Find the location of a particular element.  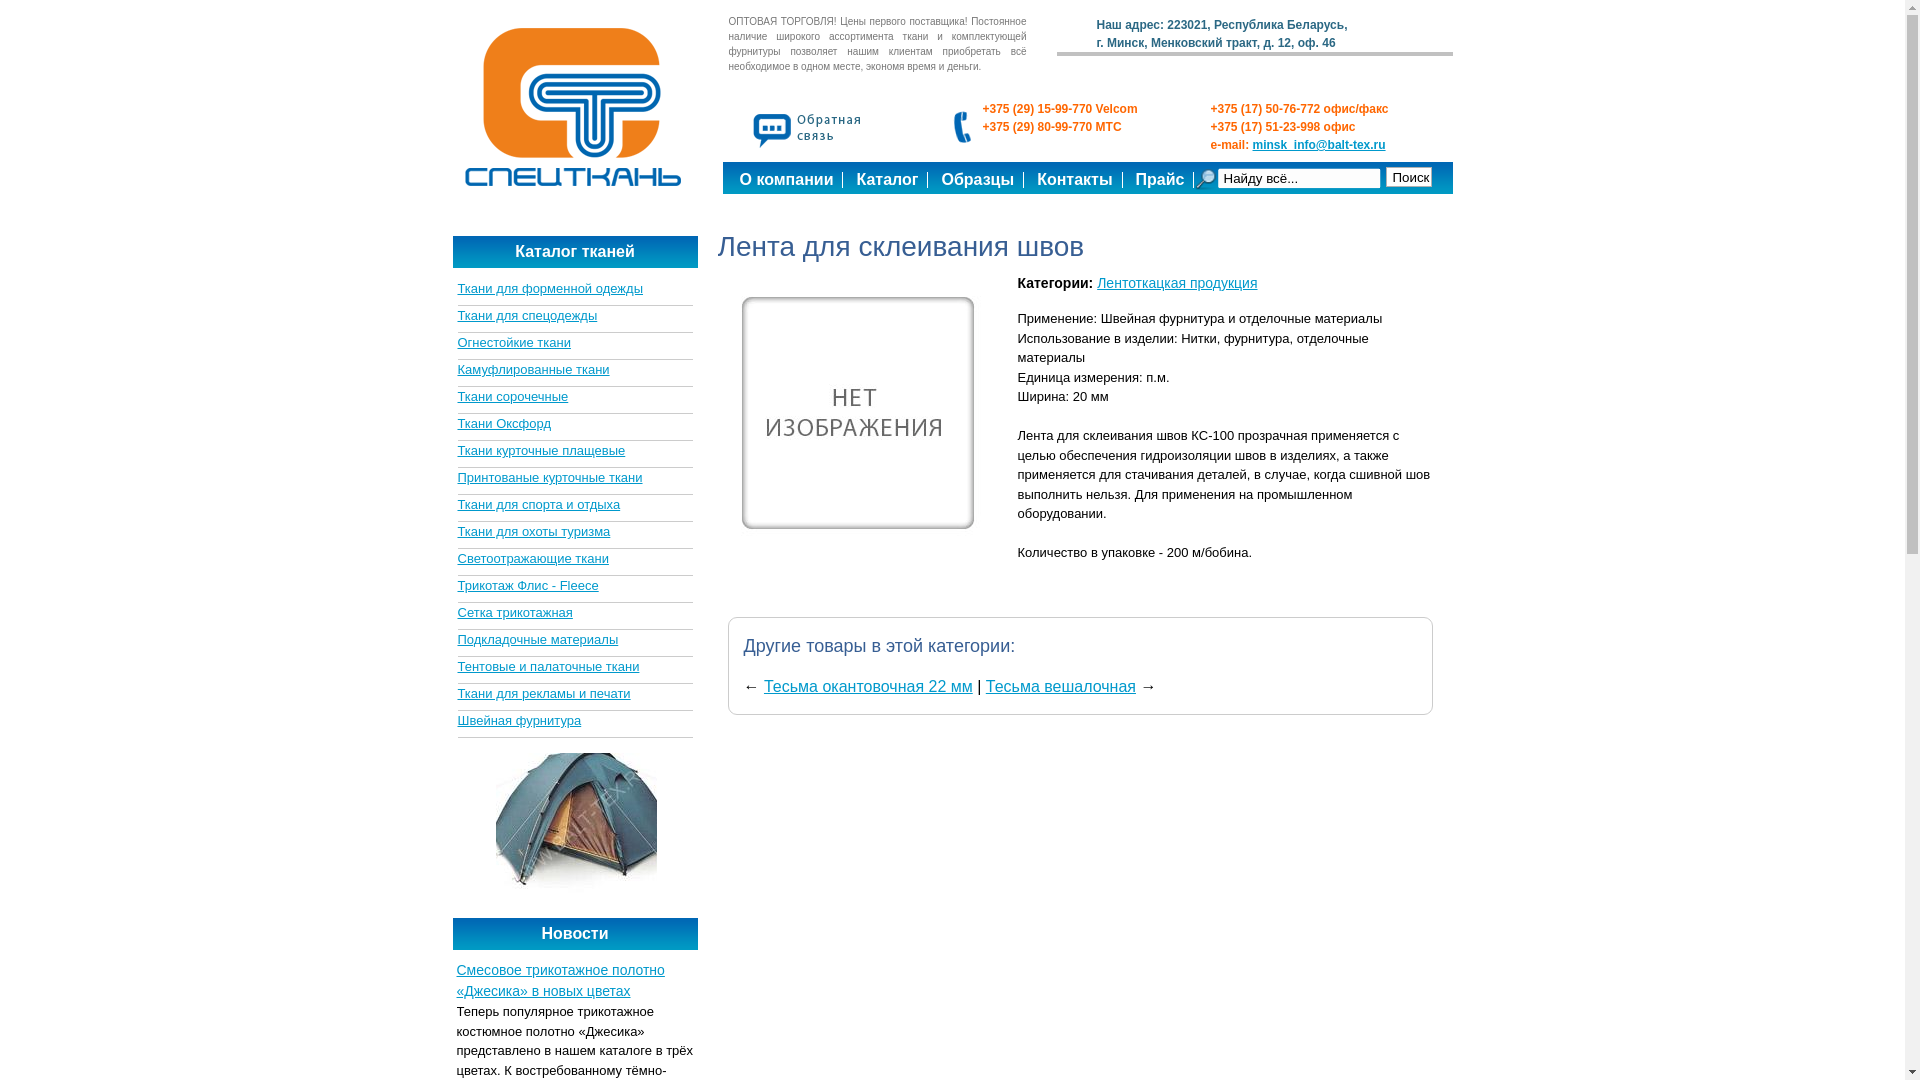

'minsk_info@balt-tex.ru' is located at coordinates (1319, 144).